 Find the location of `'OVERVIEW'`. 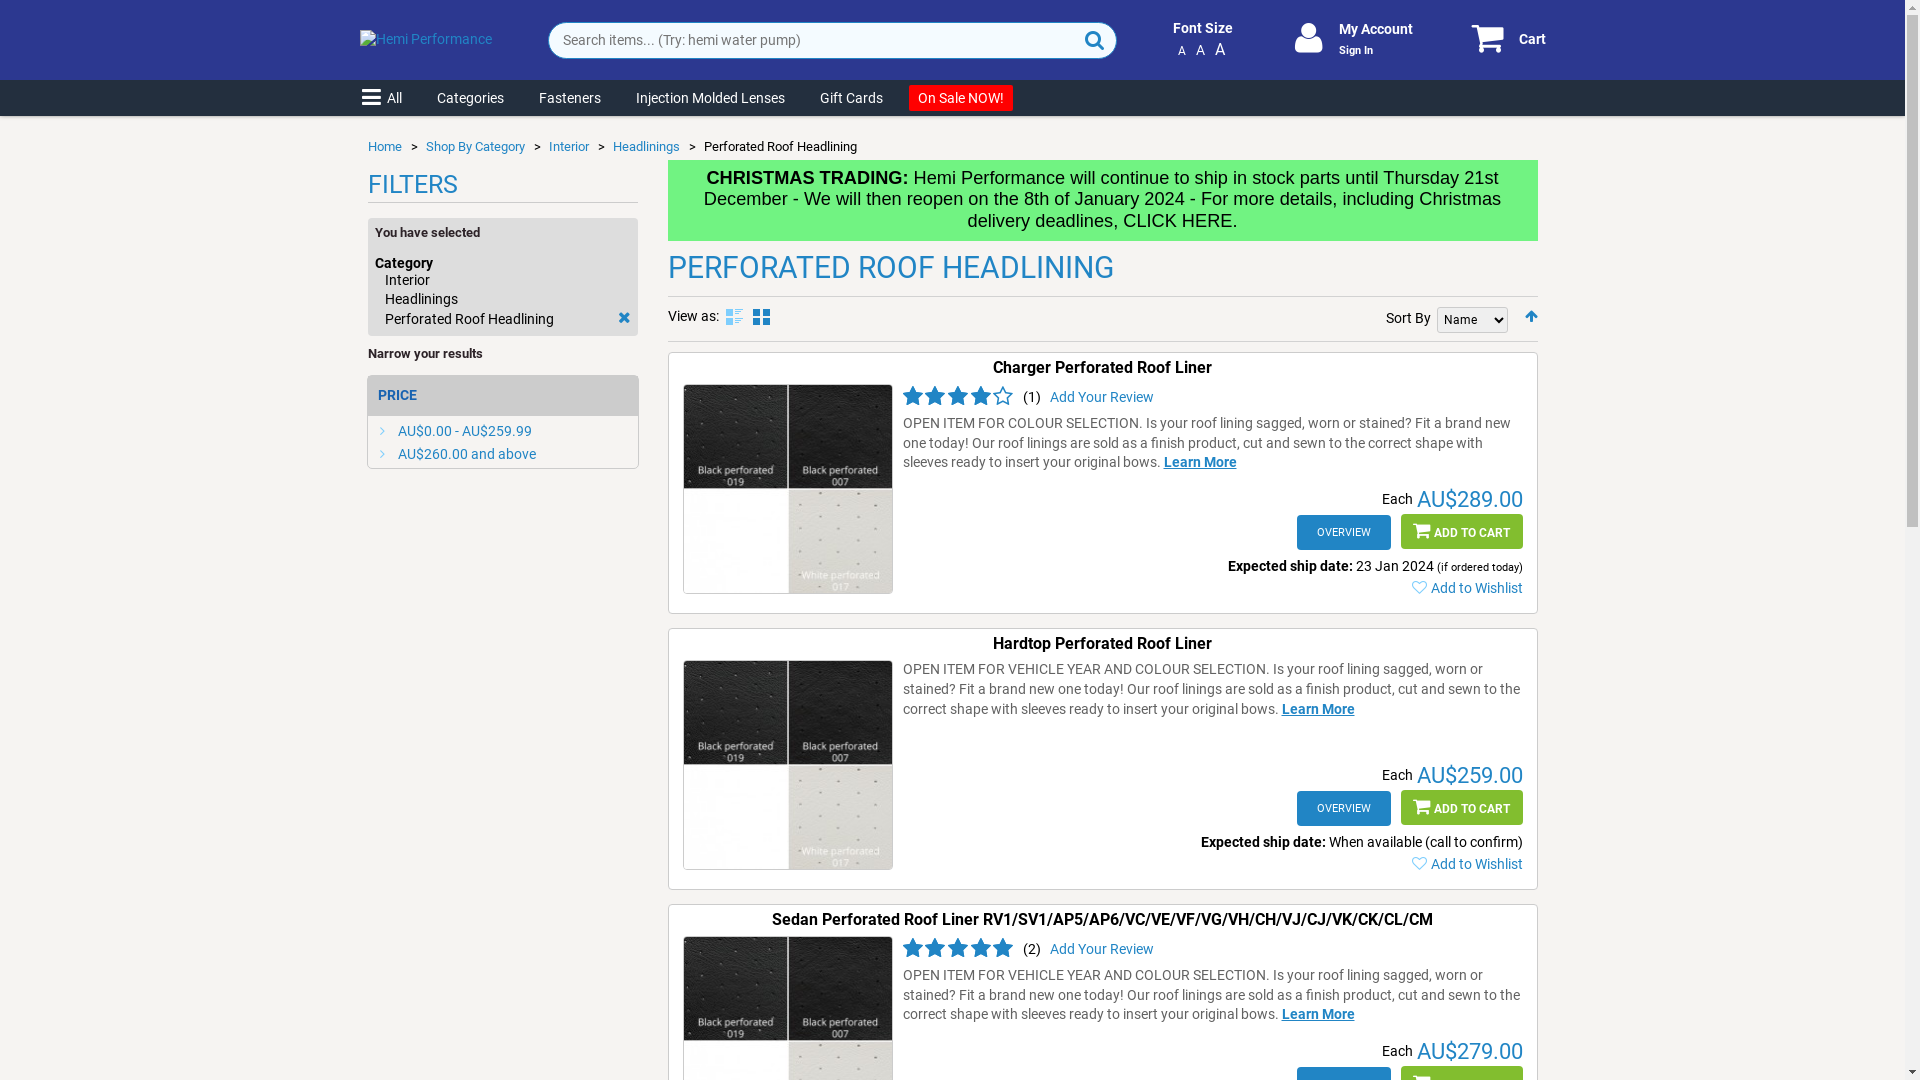

'OVERVIEW' is located at coordinates (1343, 807).